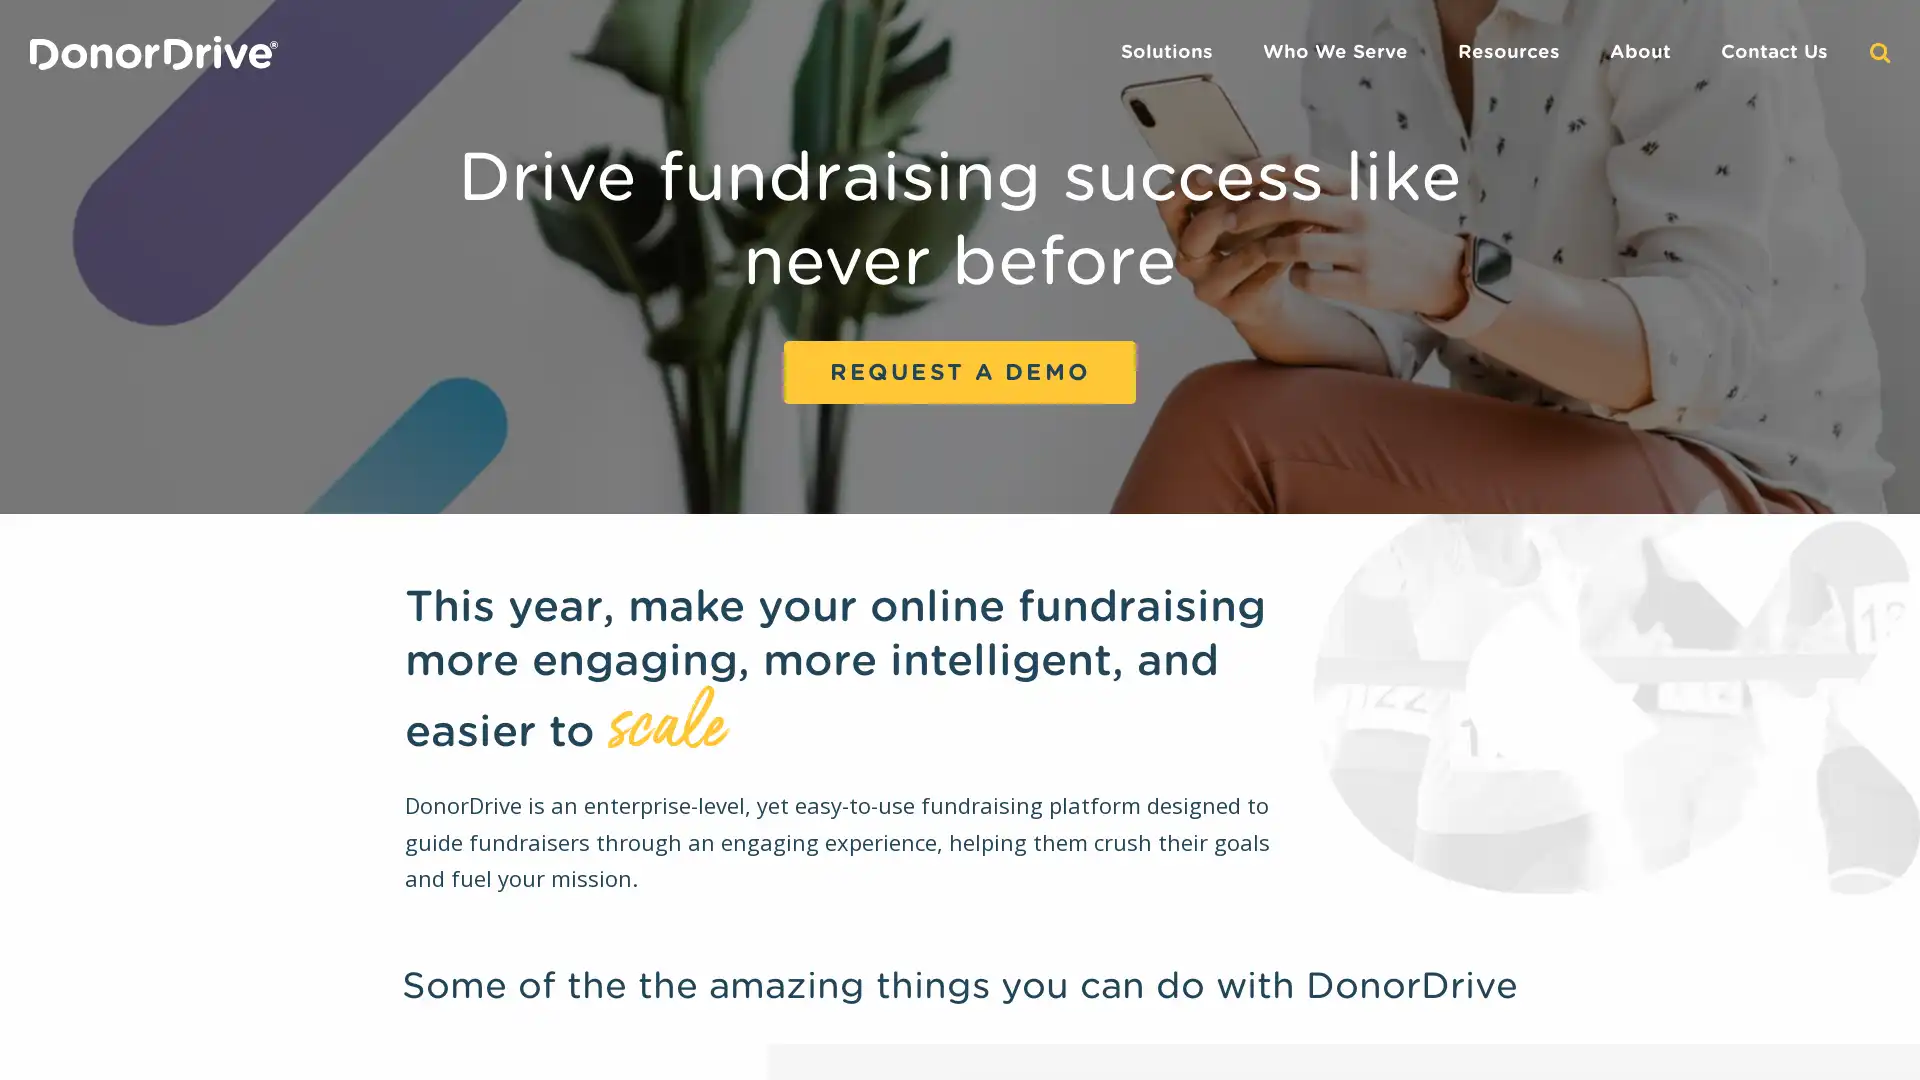 Image resolution: width=1920 pixels, height=1080 pixels. What do you see at coordinates (1640, 50) in the screenshot?
I see `About` at bounding box center [1640, 50].